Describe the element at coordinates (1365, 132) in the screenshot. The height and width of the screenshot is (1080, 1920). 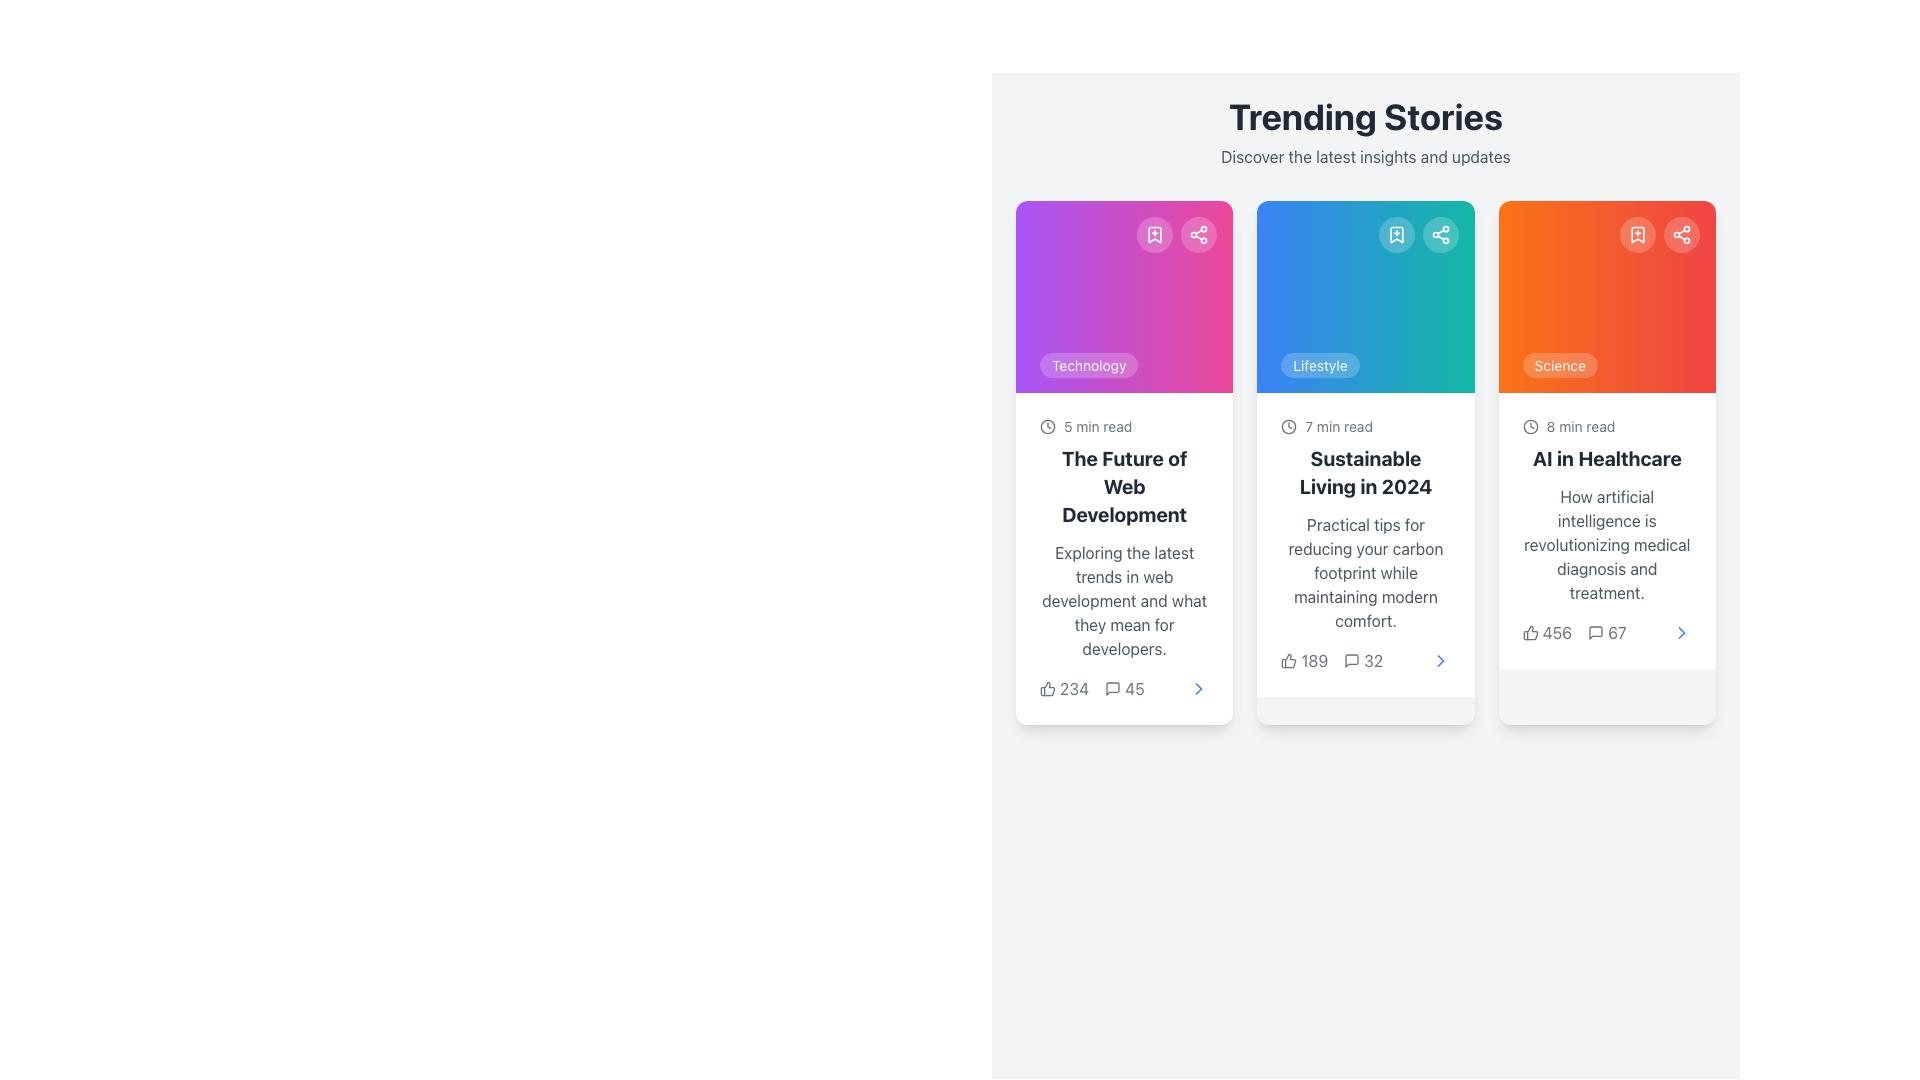
I see `text content of the 'Trending Stories' heading and subtitle element, which is centrally positioned at the top of the layout` at that location.